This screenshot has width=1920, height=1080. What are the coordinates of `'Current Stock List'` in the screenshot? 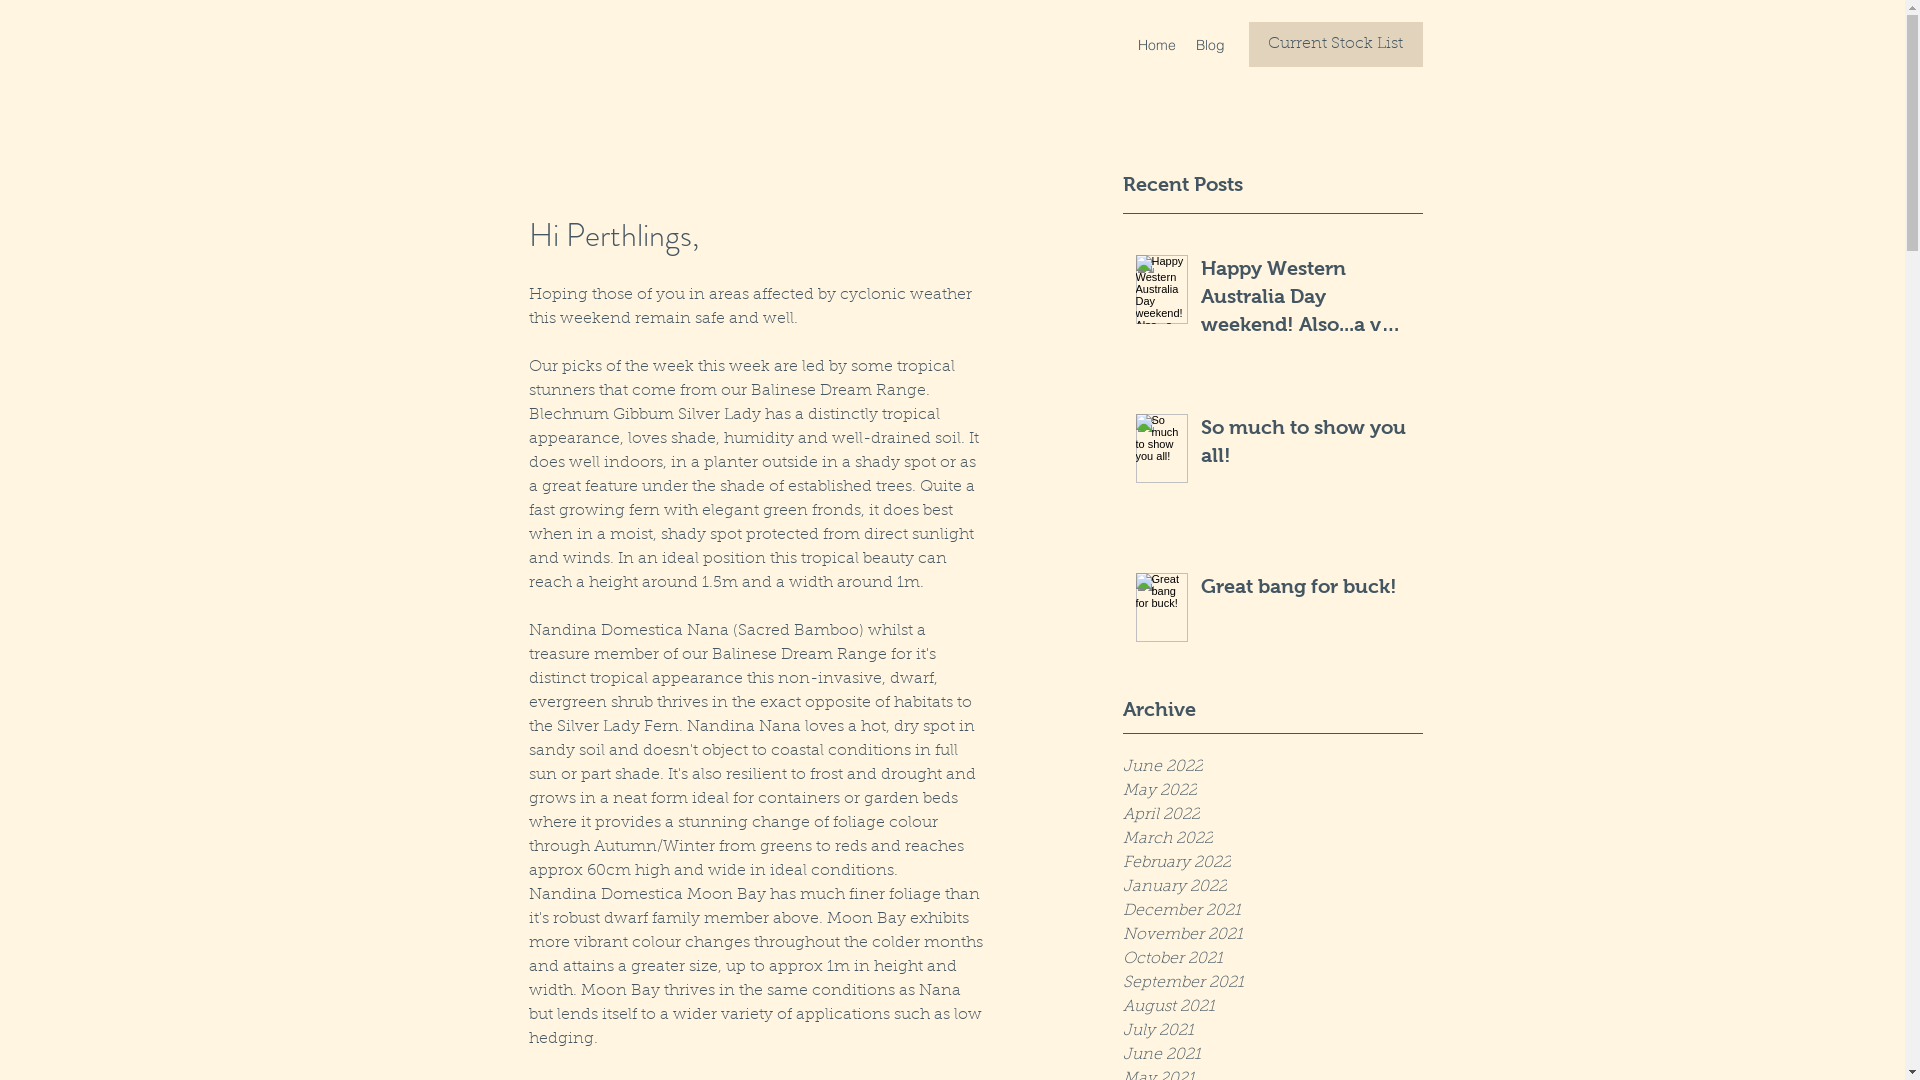 It's located at (1334, 44).